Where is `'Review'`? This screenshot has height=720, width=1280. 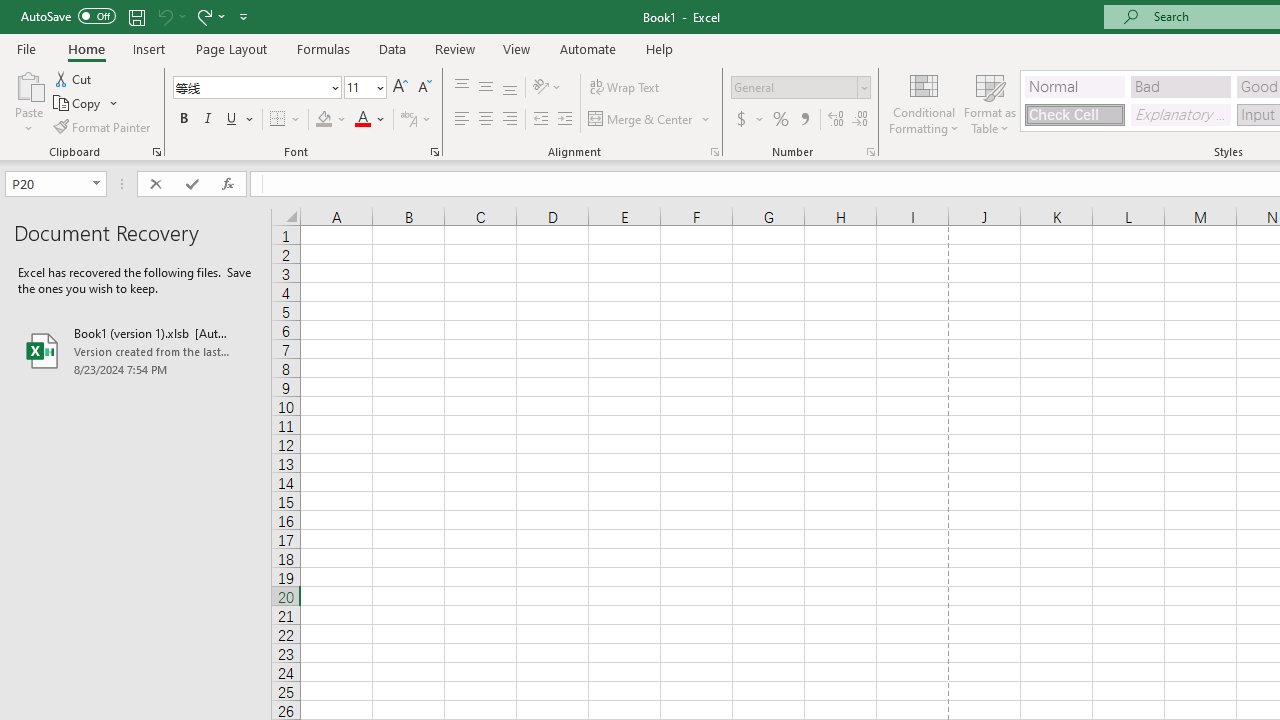
'Review' is located at coordinates (454, 48).